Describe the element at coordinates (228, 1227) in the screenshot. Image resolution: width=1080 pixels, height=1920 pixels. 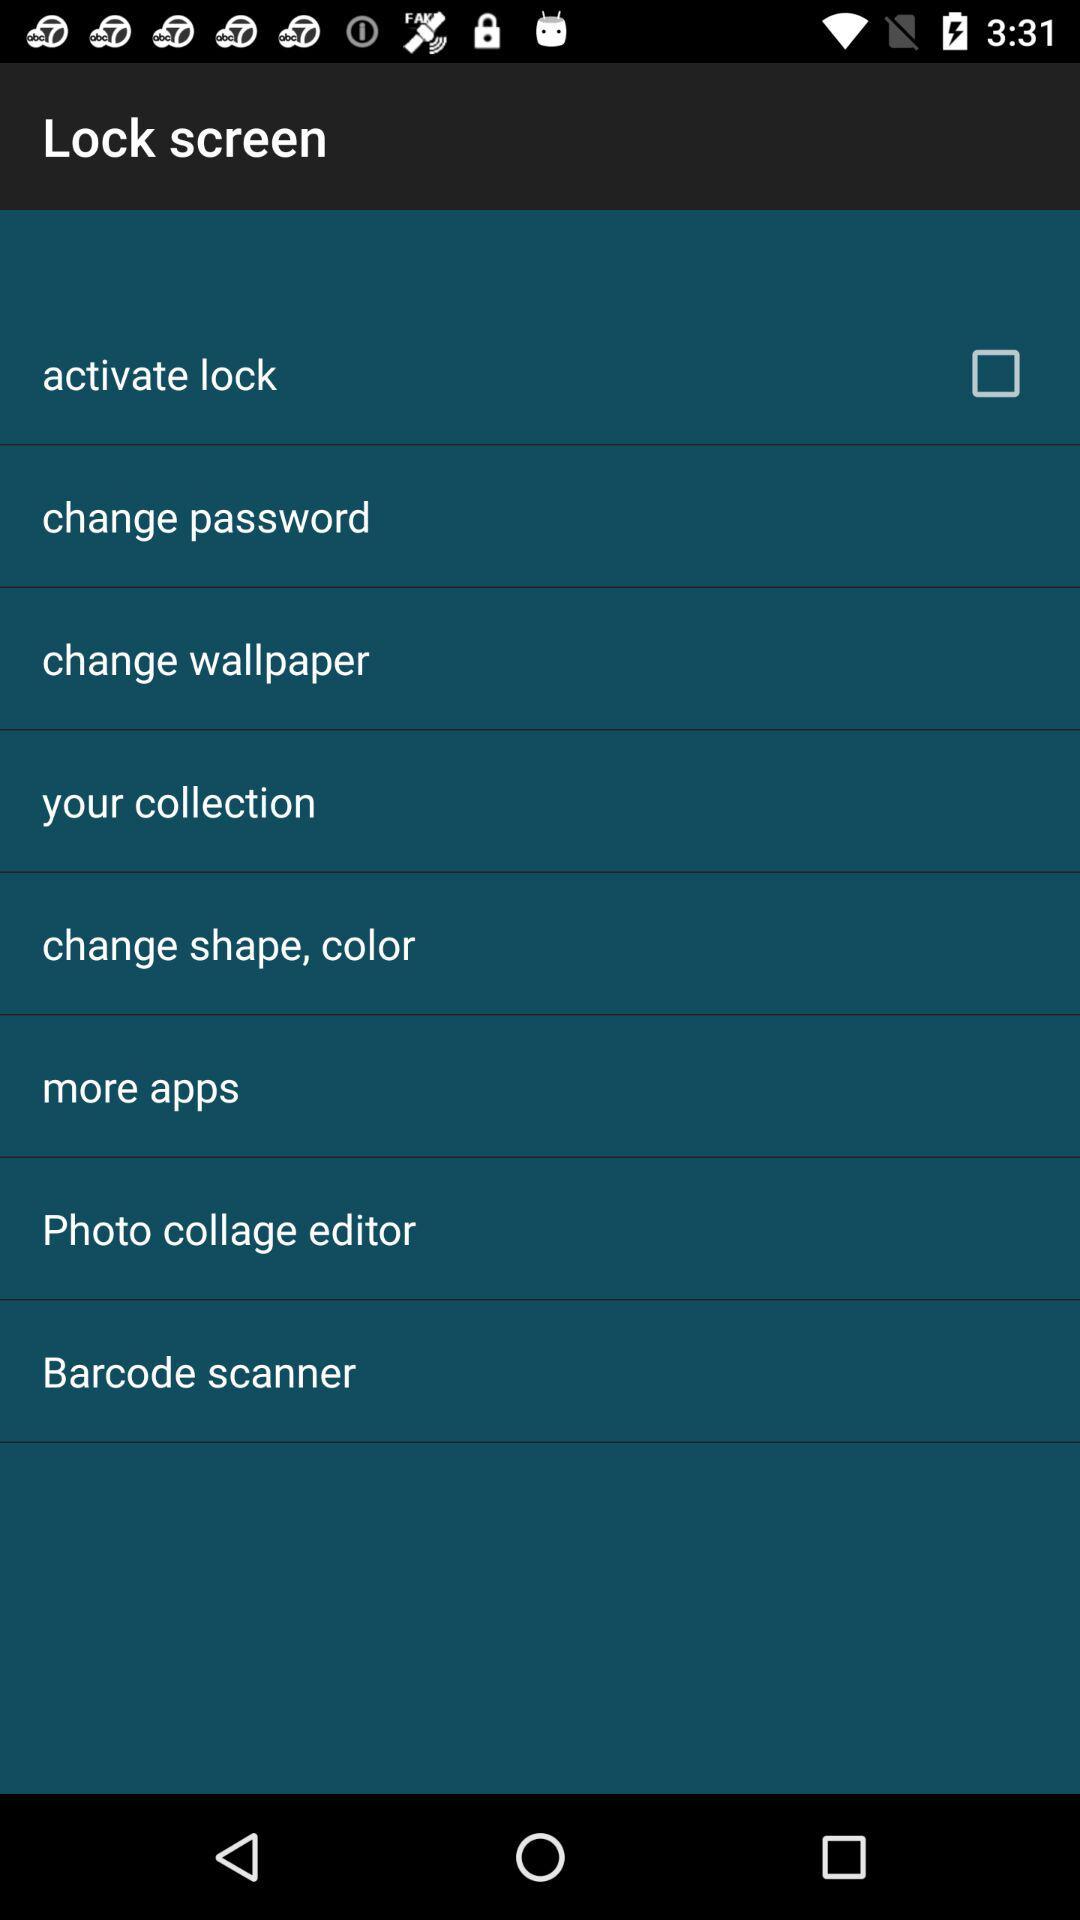
I see `photo collage editor item` at that location.